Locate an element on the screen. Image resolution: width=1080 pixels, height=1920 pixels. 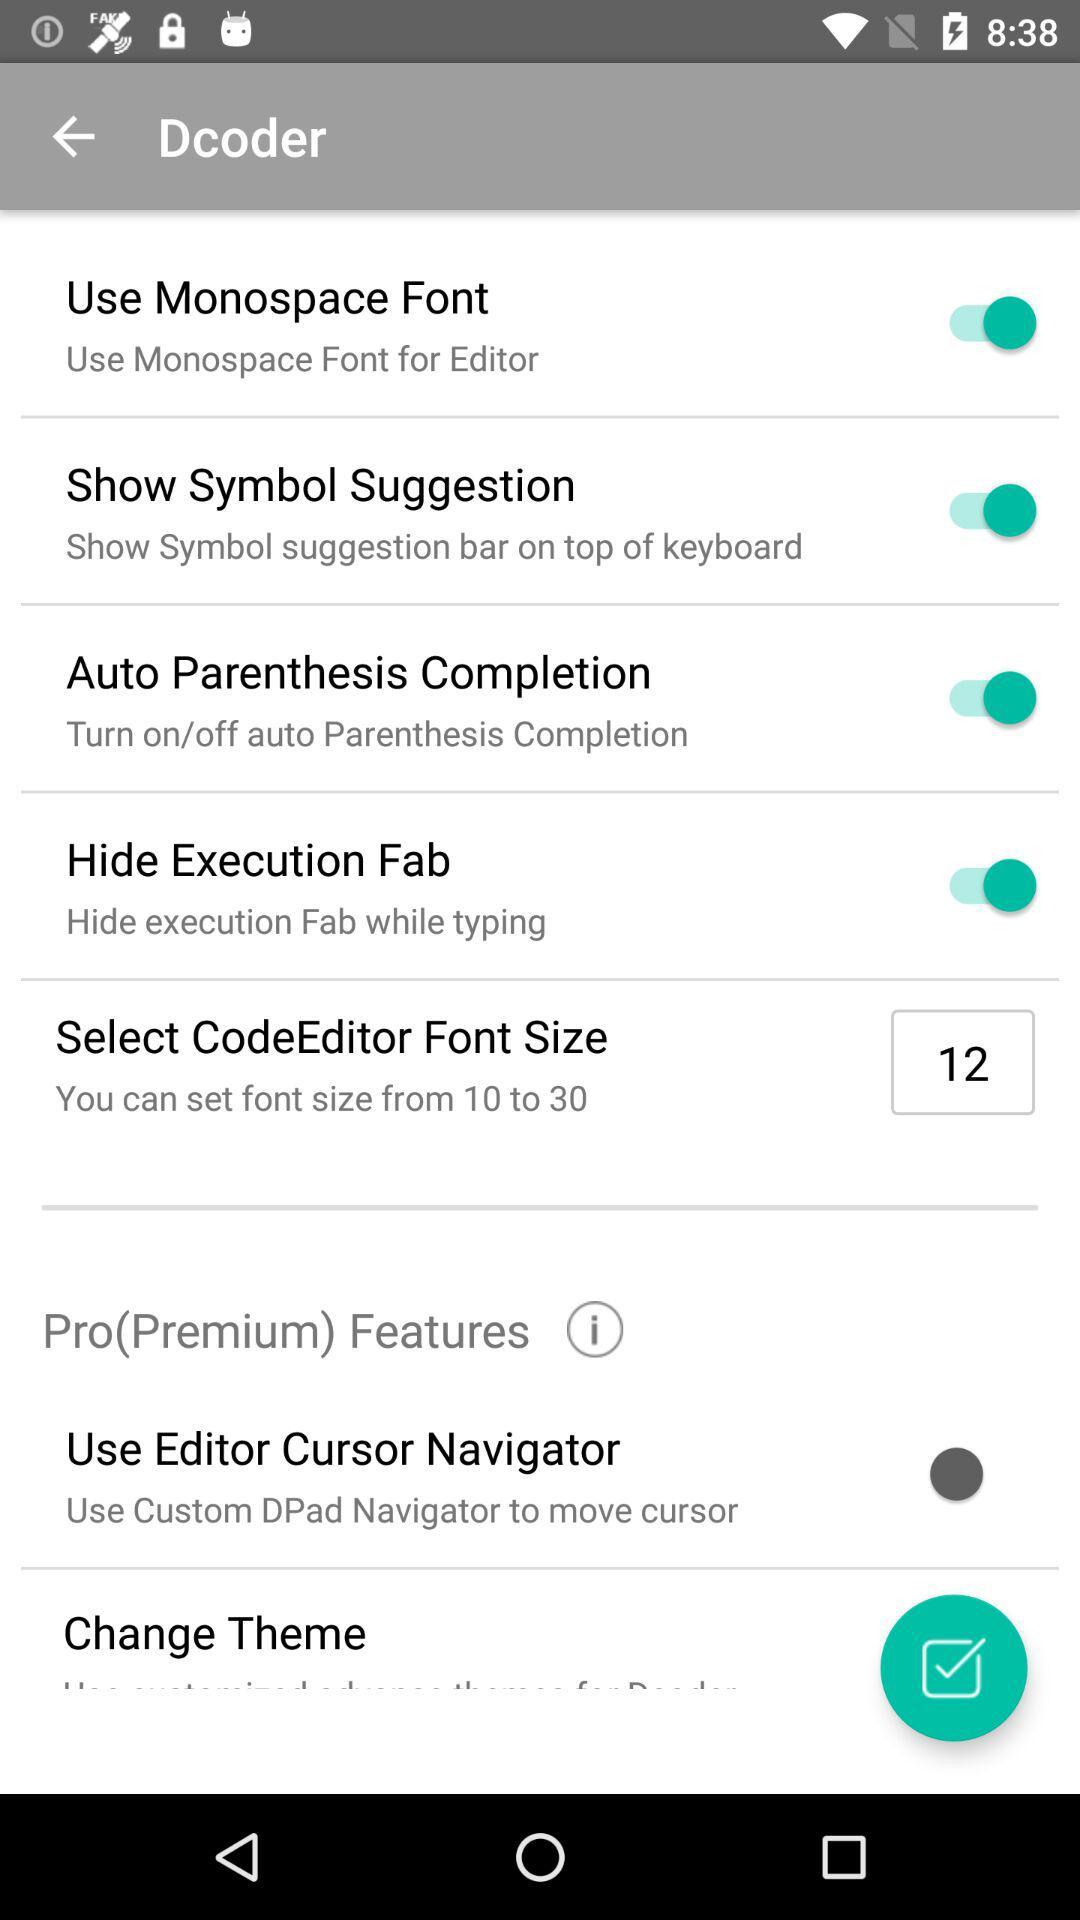
change theme is located at coordinates (952, 1667).